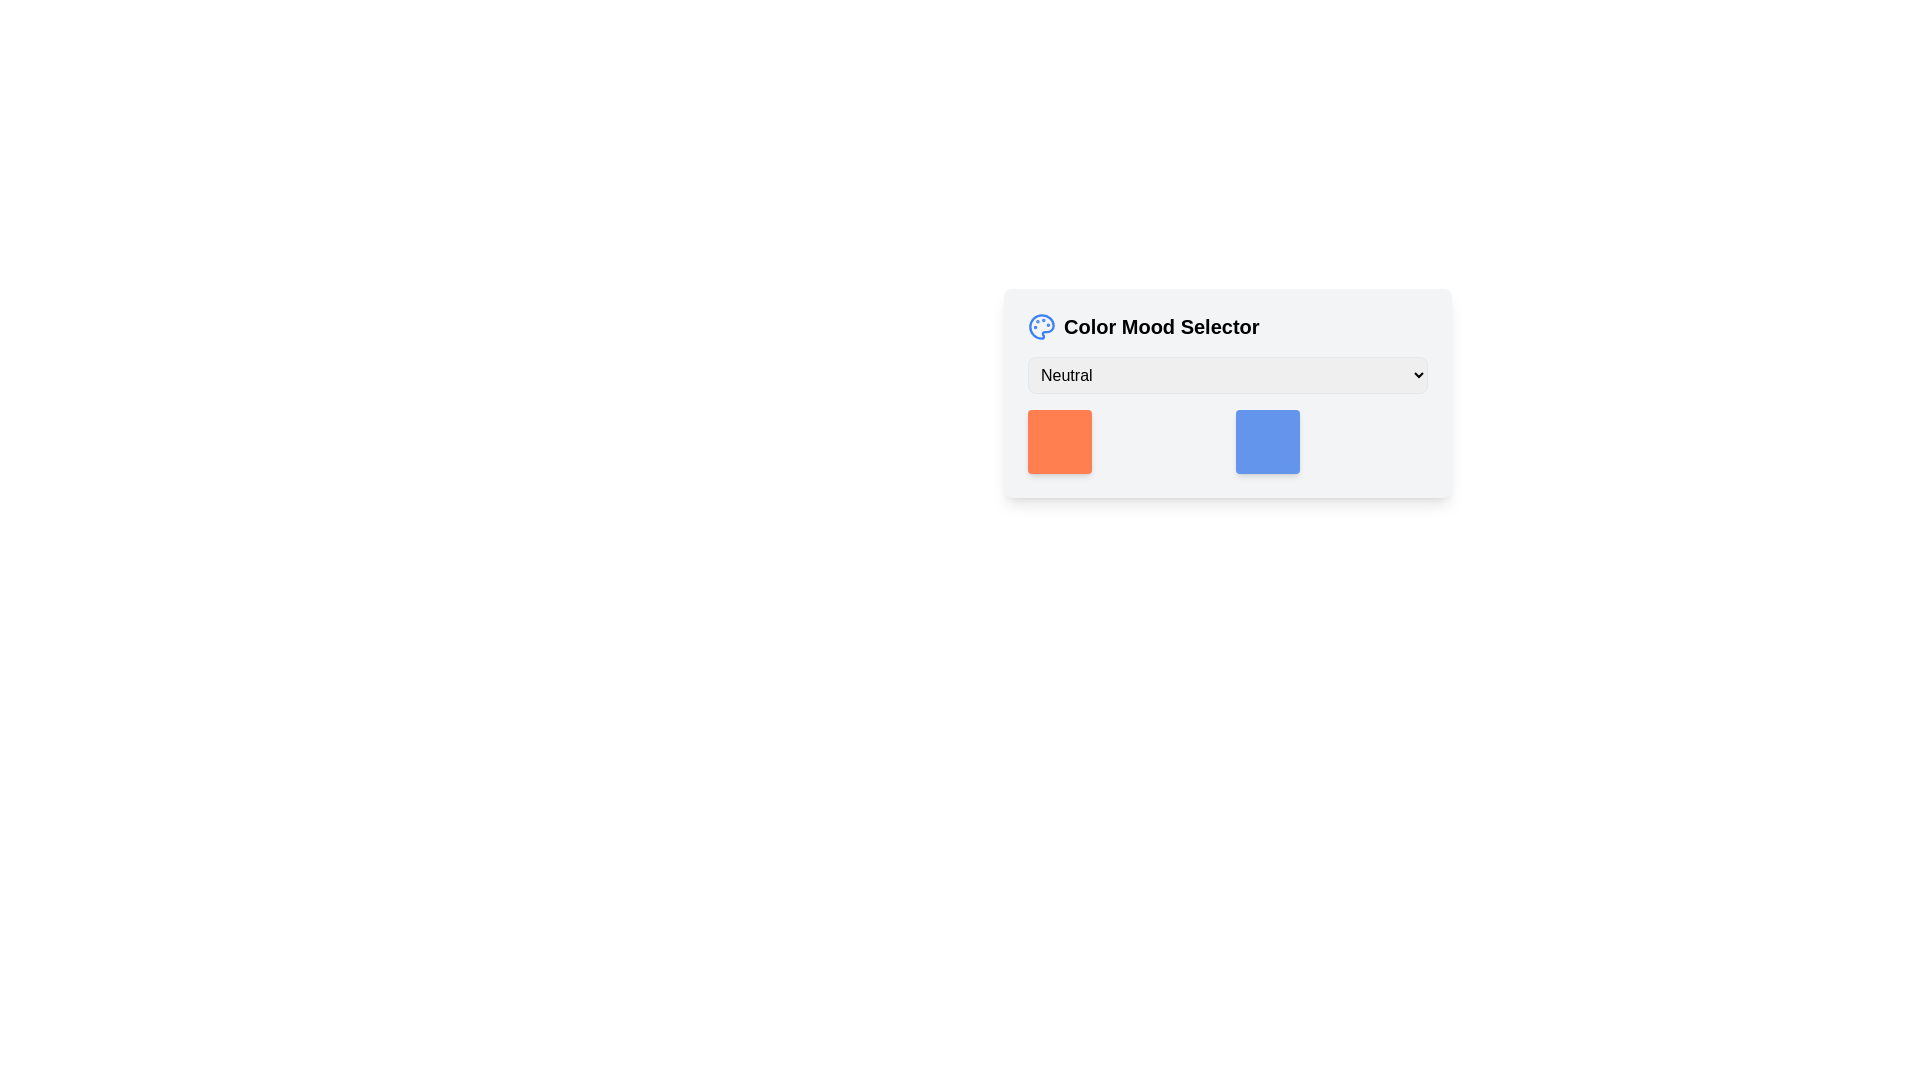 This screenshot has height=1080, width=1920. Describe the element at coordinates (1059, 441) in the screenshot. I see `the visual indicator or selectable color block located below the 'Neutral' dropdown menu and to the left of the blue-colored block` at that location.